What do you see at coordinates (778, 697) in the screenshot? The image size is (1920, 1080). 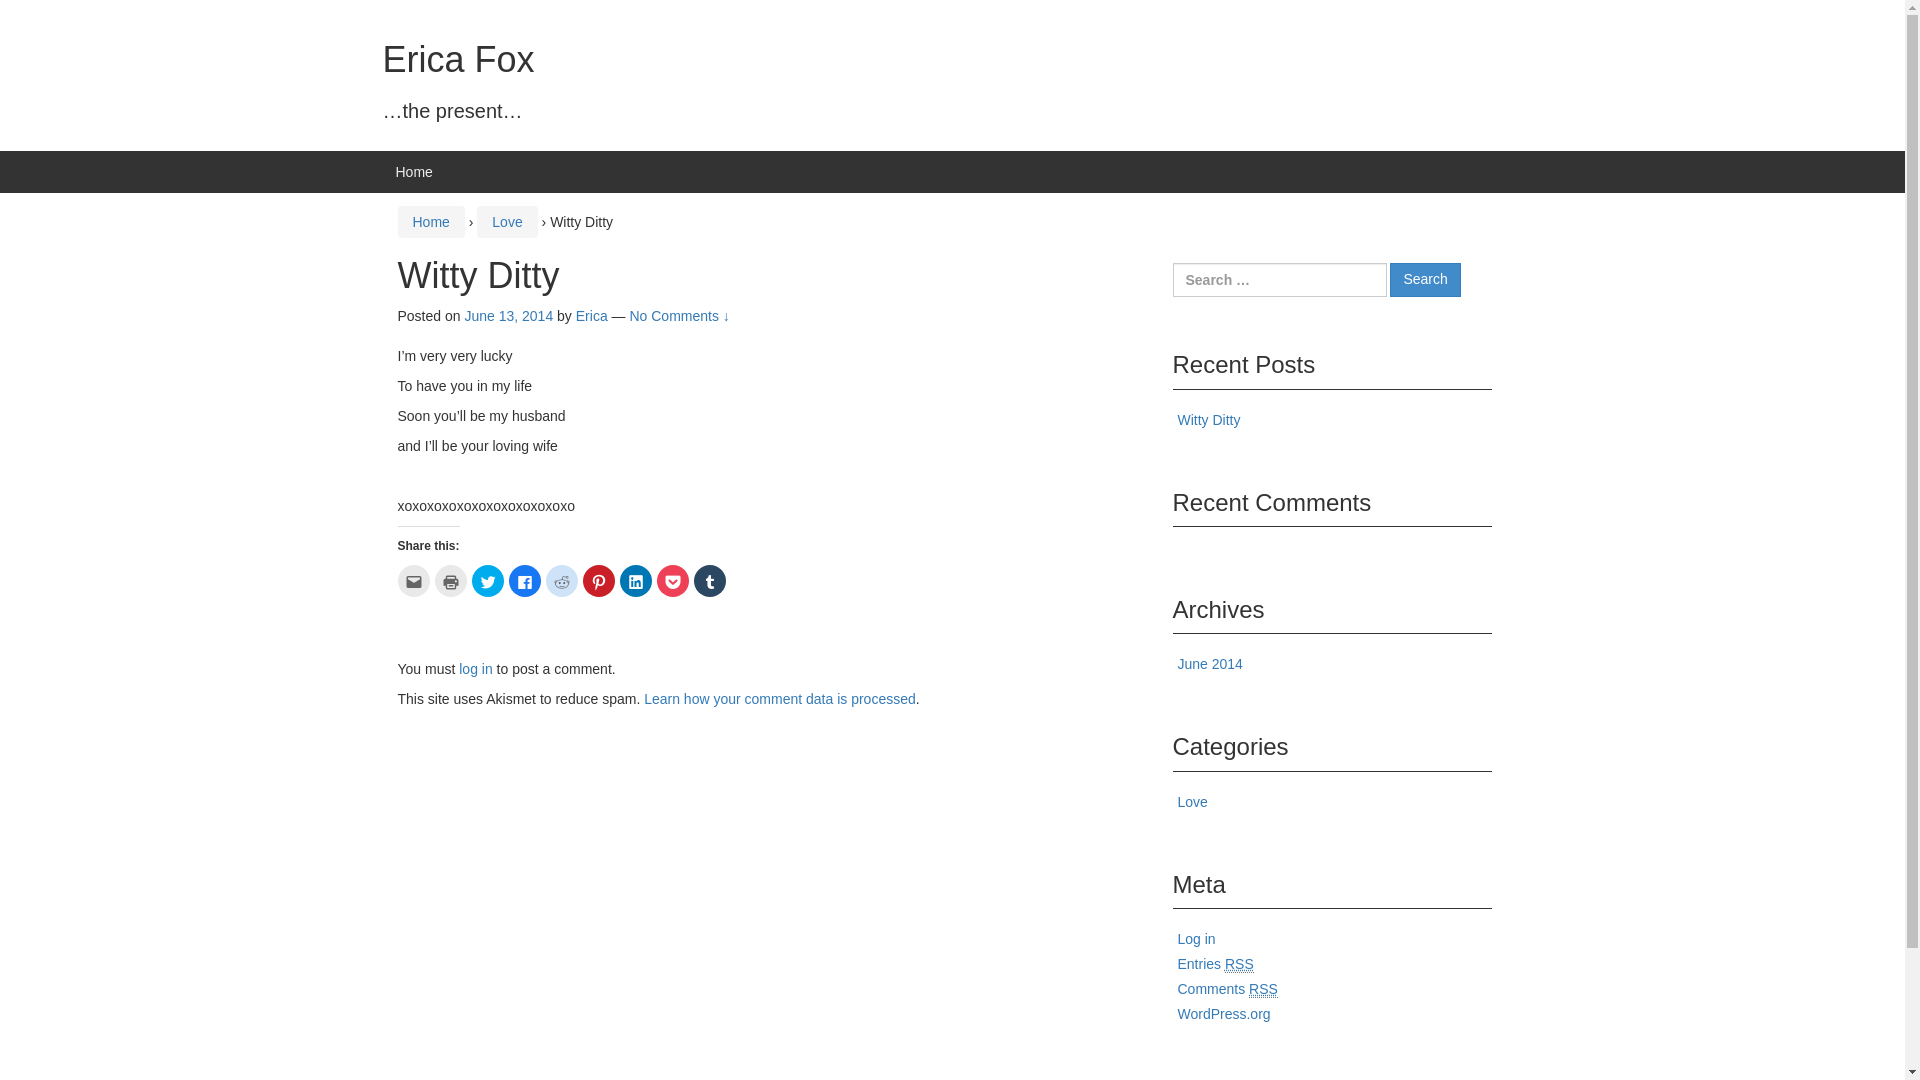 I see `'Learn how your comment data is processed'` at bounding box center [778, 697].